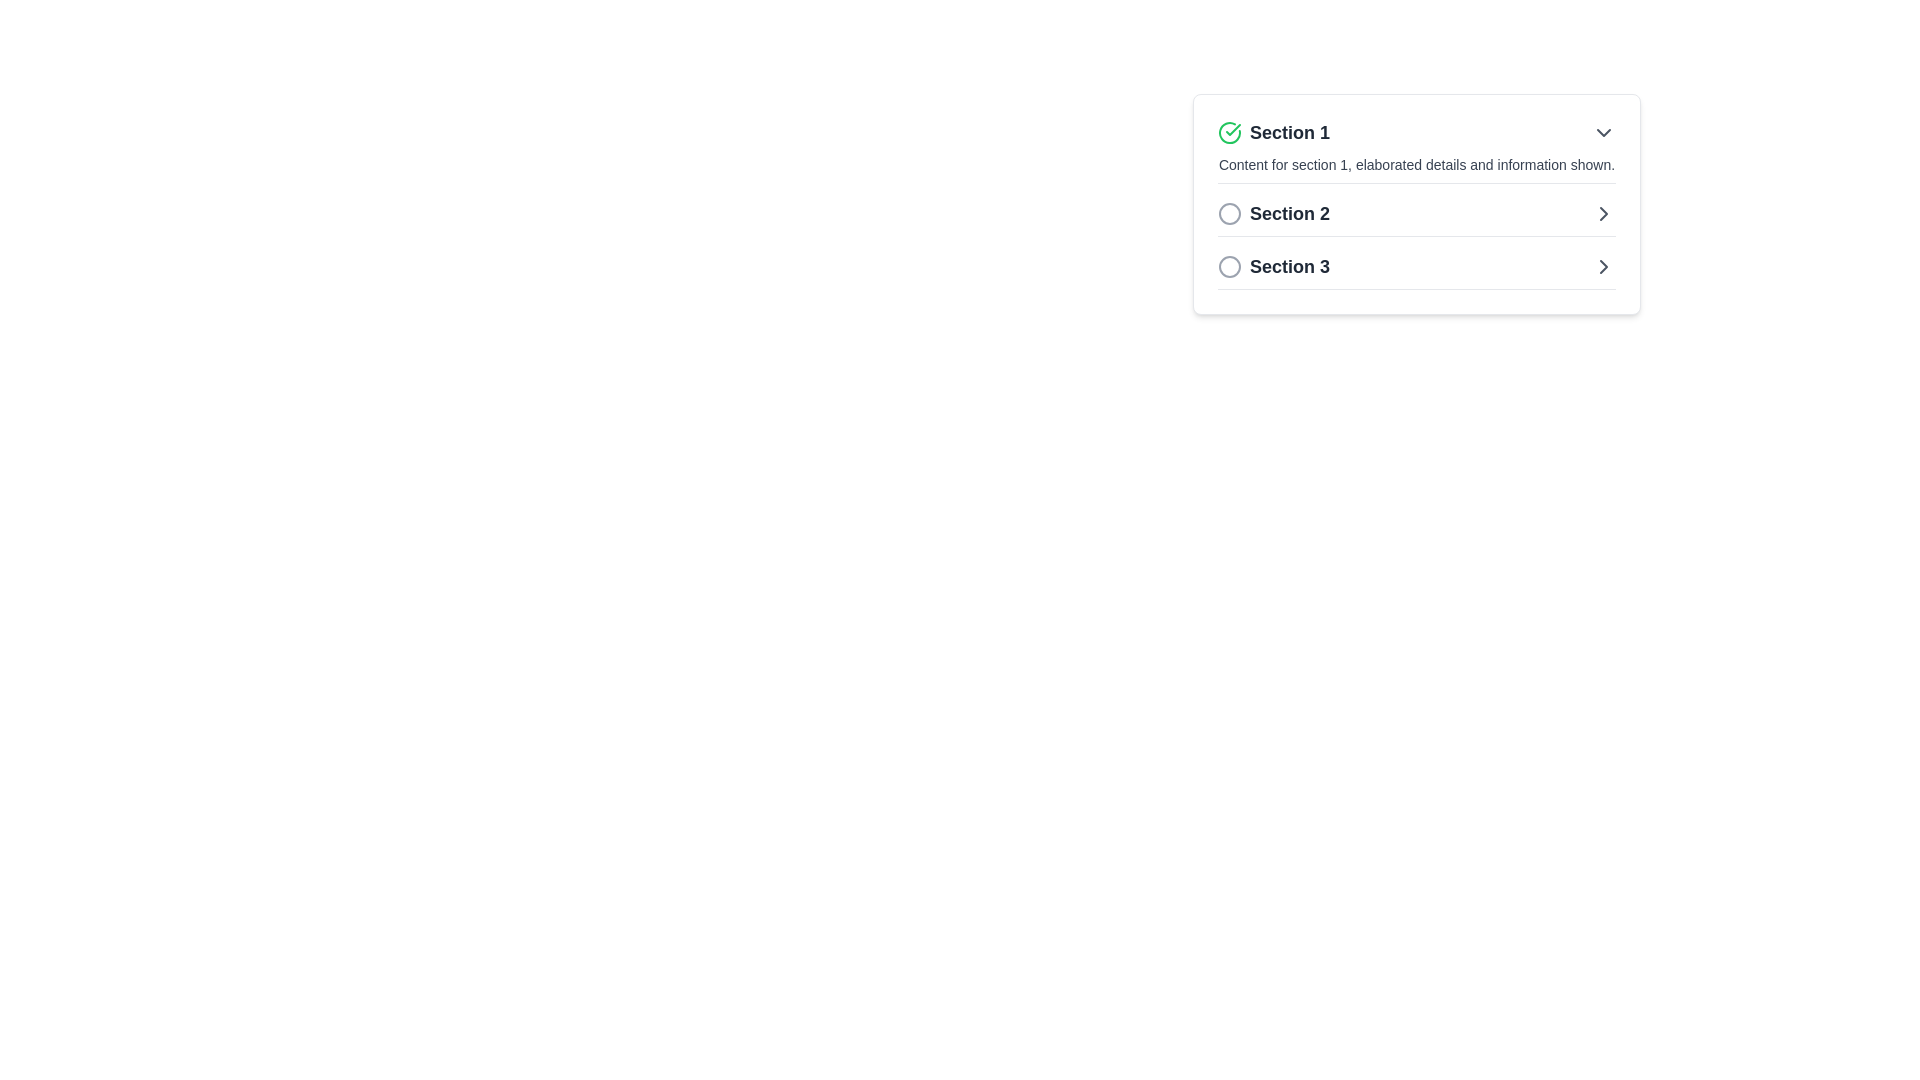 The image size is (1920, 1080). Describe the element at coordinates (1228, 265) in the screenshot. I see `the circle that indicates the state of the third section in the vertical list of icons` at that location.